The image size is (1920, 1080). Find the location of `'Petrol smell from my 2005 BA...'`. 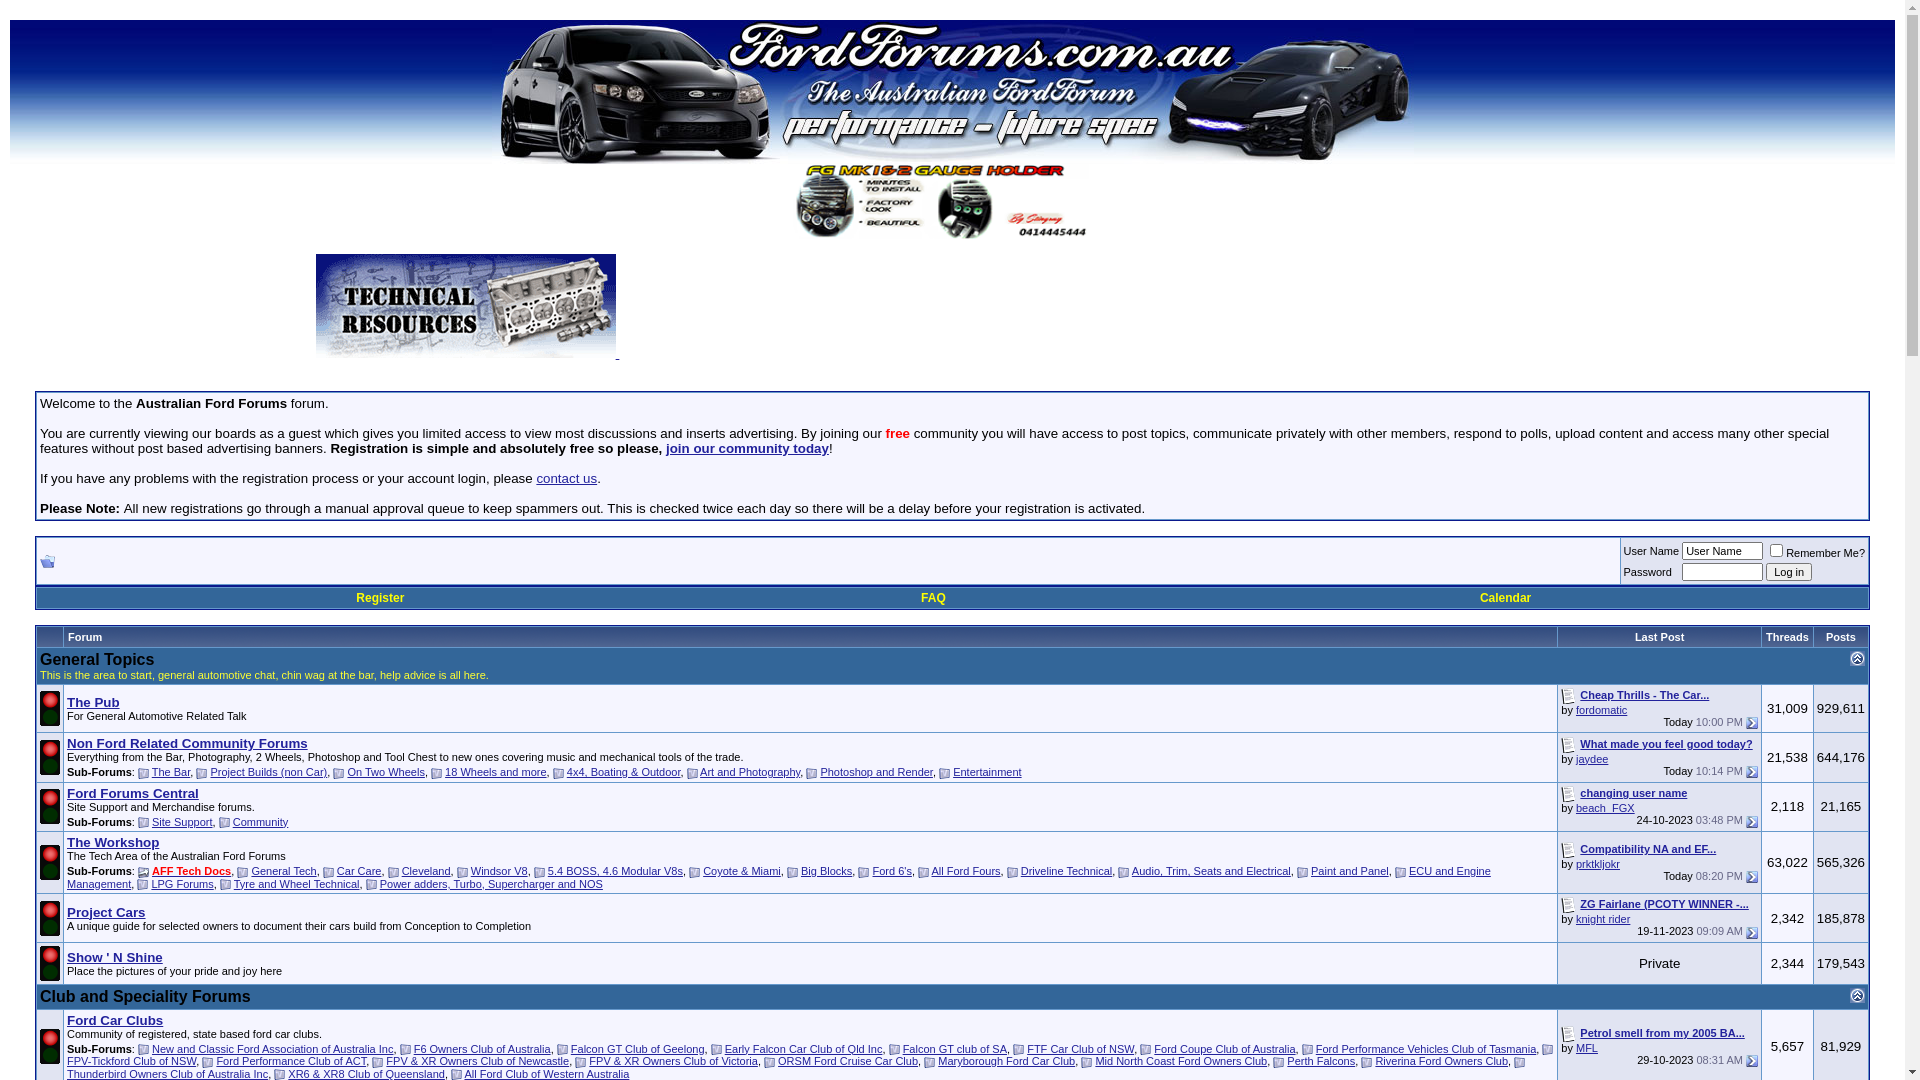

'Petrol smell from my 2005 BA...' is located at coordinates (1661, 1033).